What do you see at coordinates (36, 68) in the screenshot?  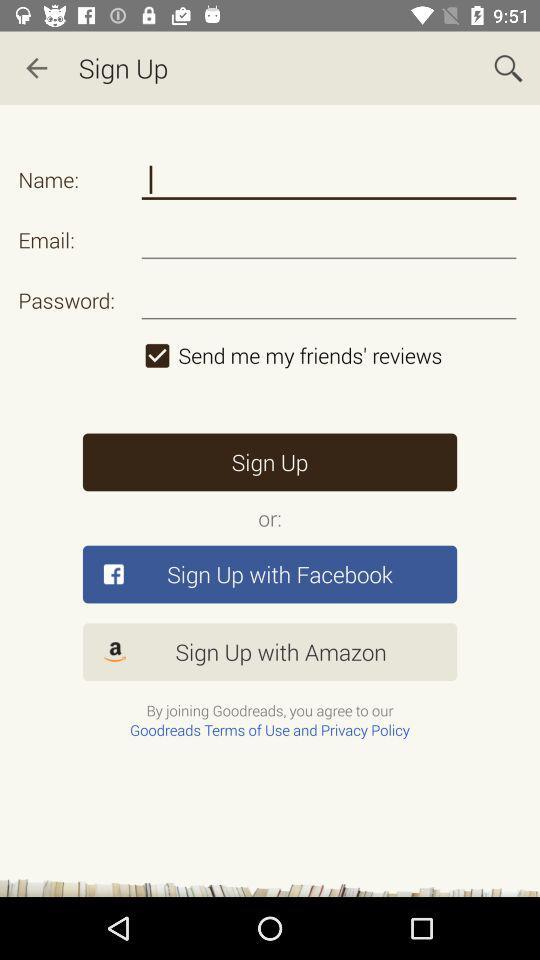 I see `the item to the left of the sign up app` at bounding box center [36, 68].